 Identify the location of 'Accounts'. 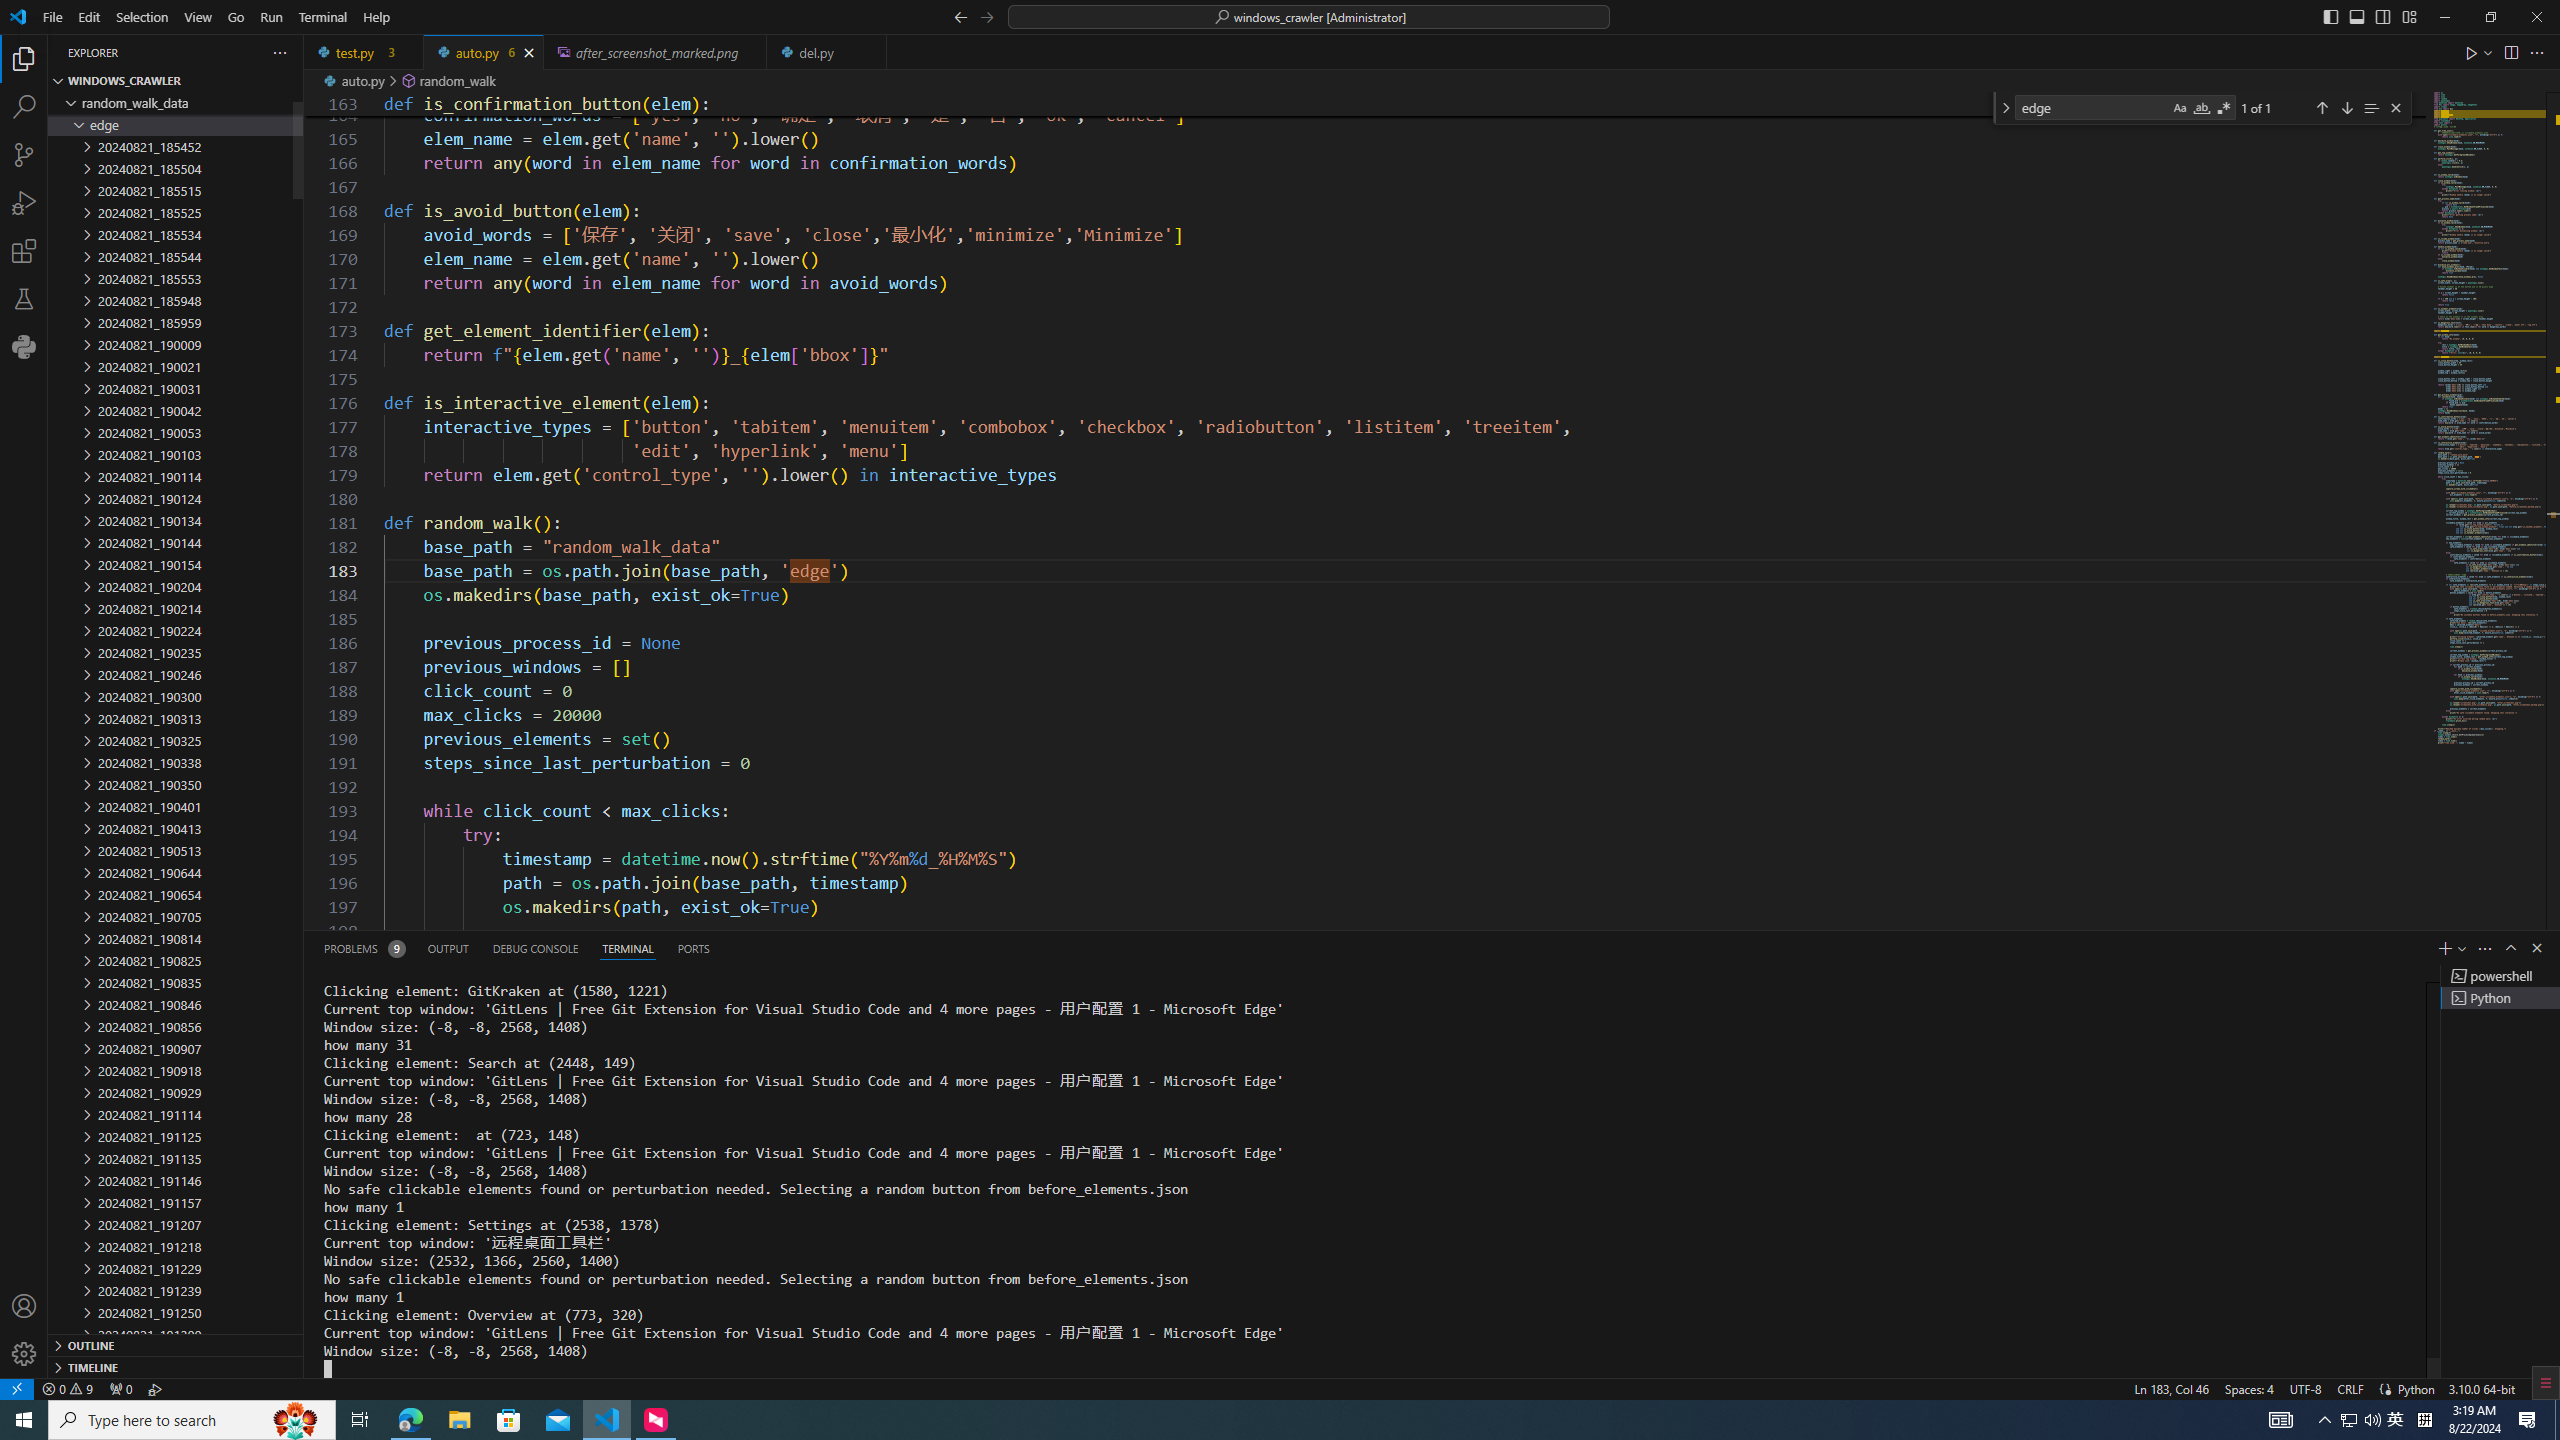
(24, 1305).